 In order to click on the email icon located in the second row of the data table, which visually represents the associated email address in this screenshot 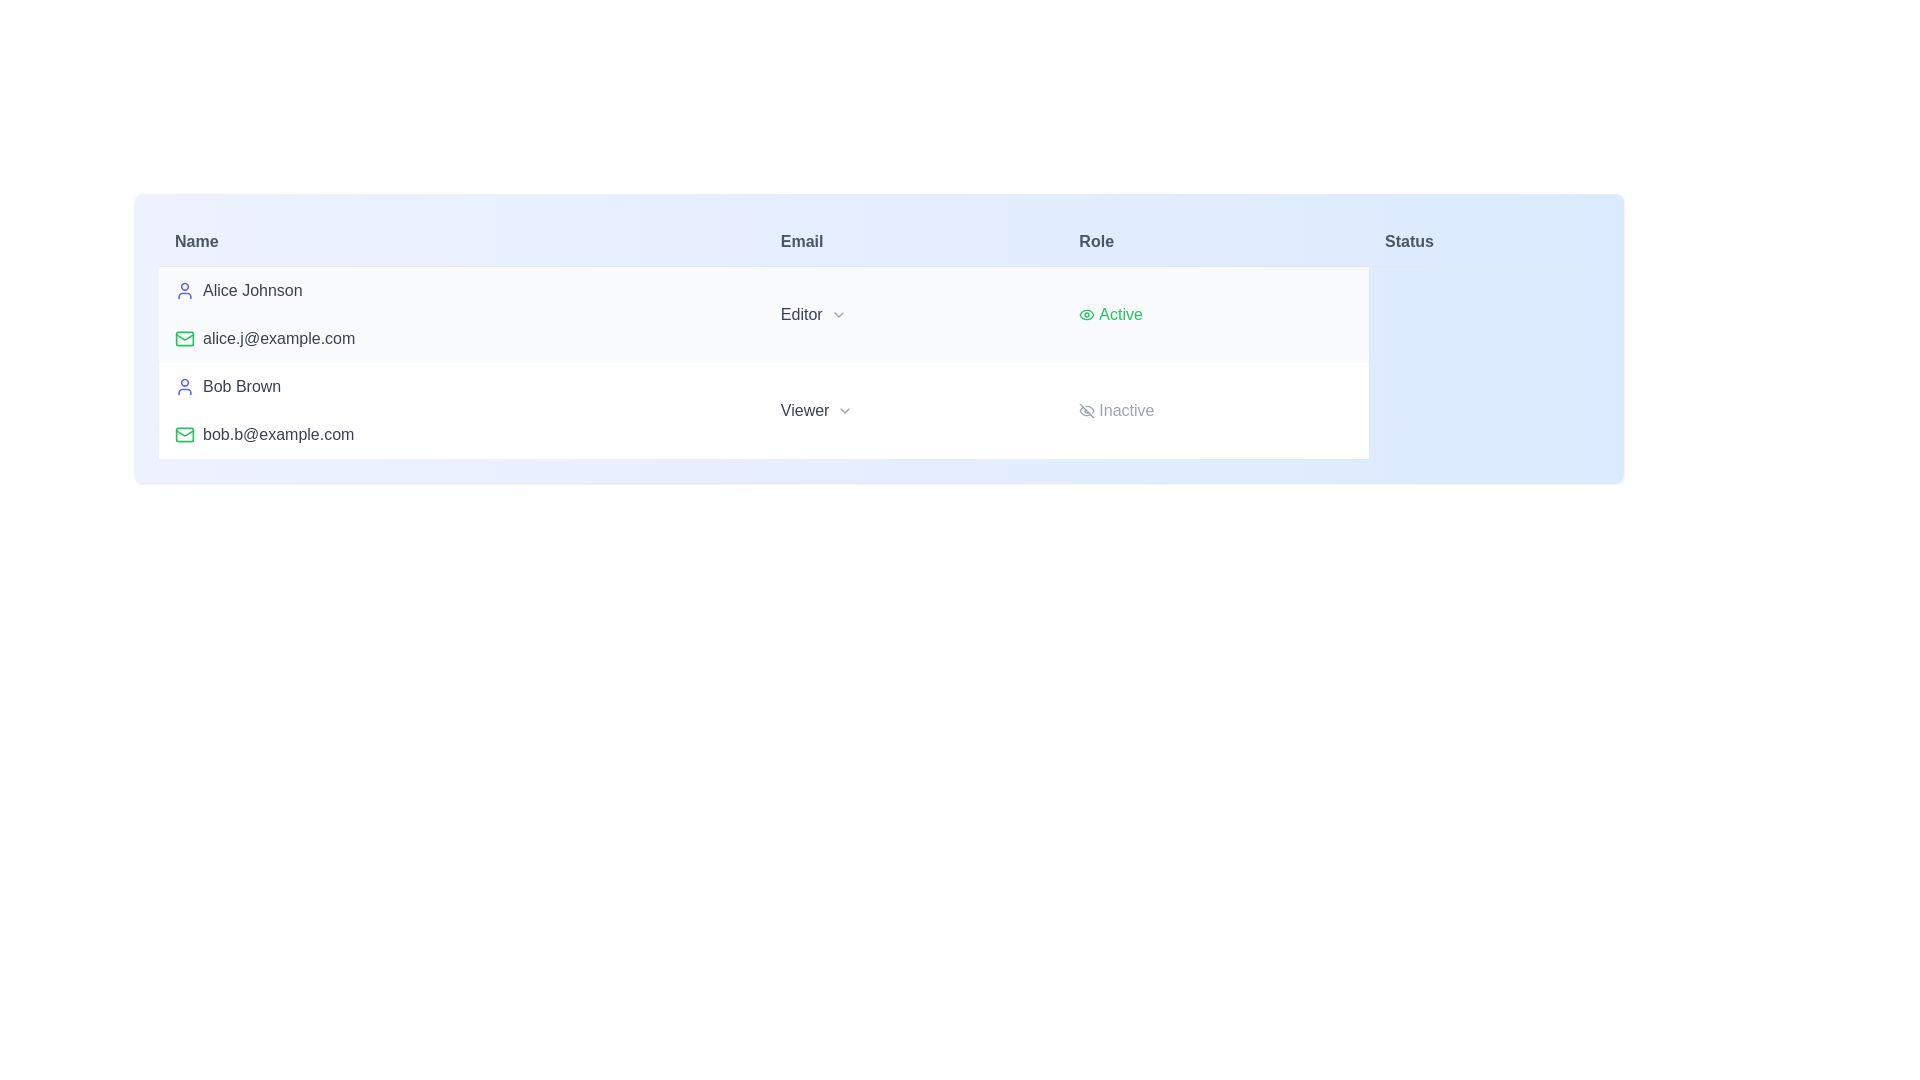, I will do `click(185, 434)`.